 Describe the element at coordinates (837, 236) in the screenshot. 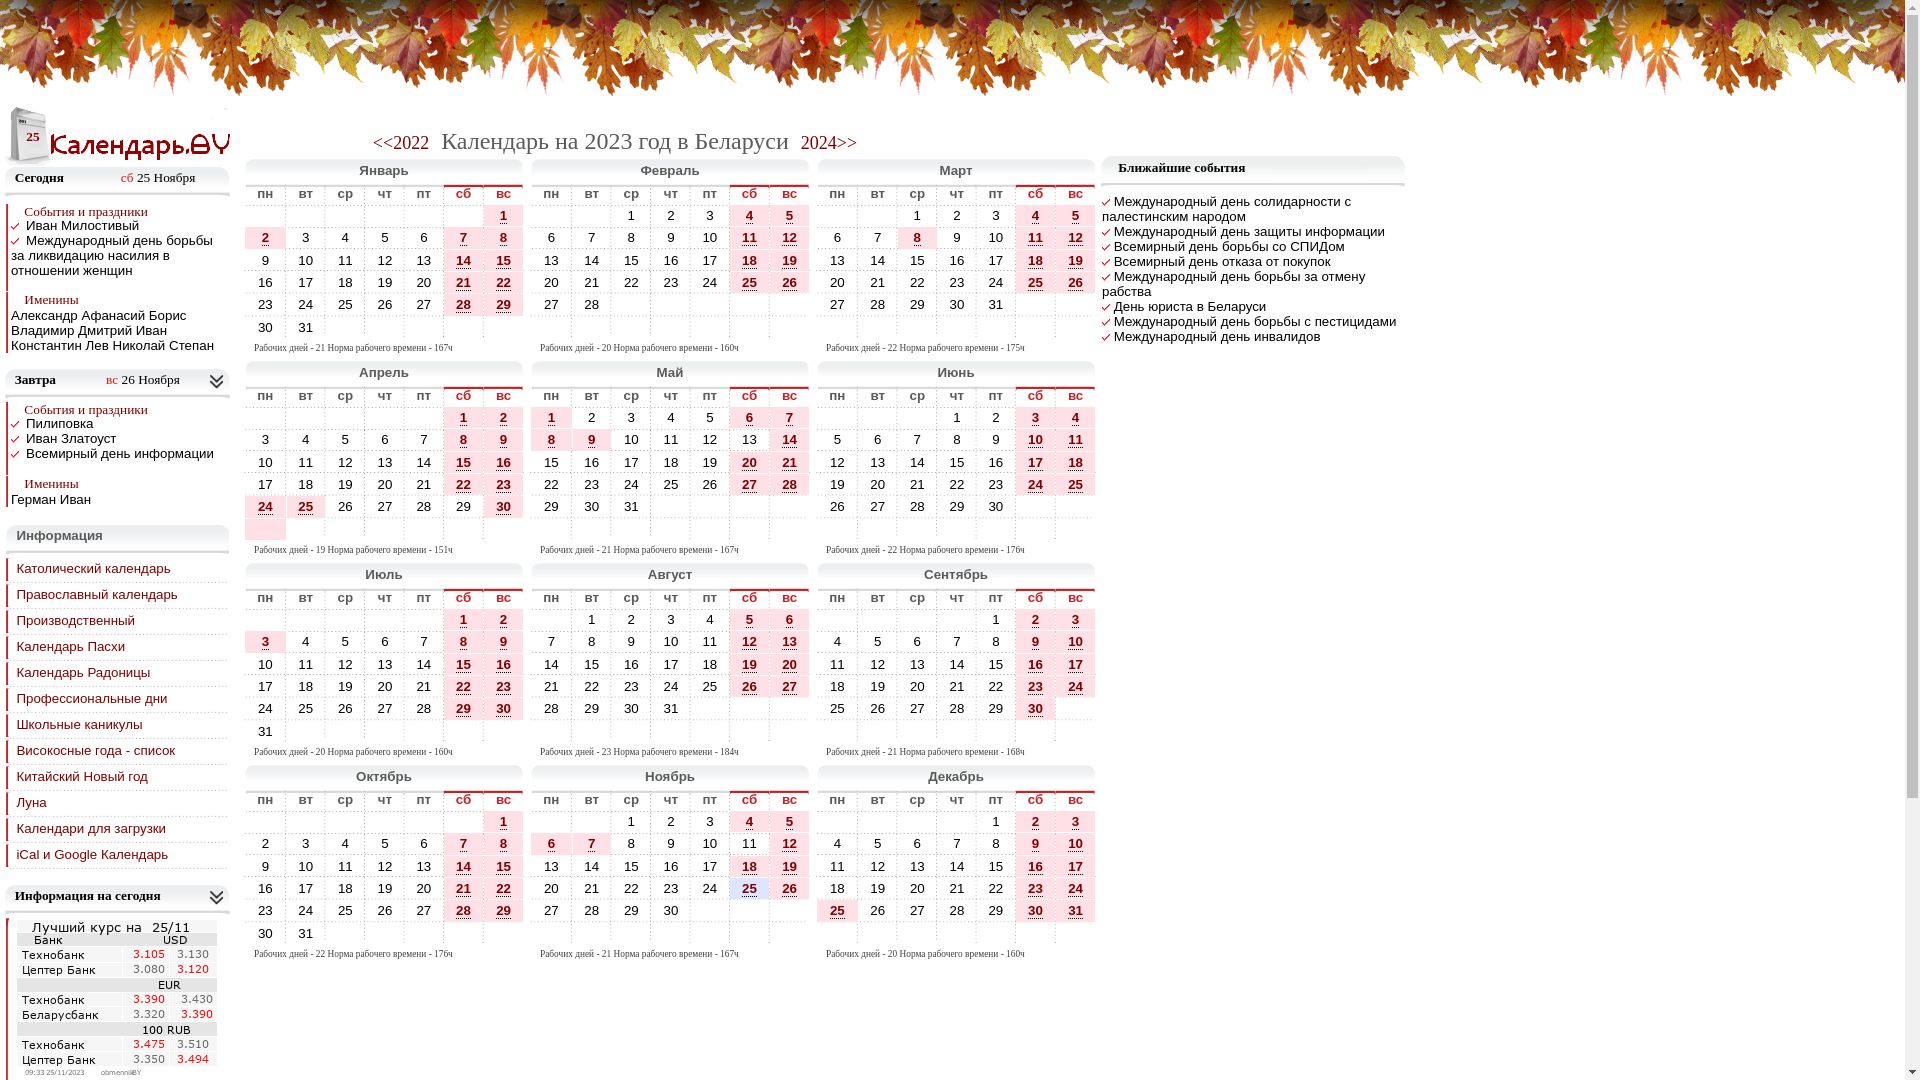

I see `'6'` at that location.